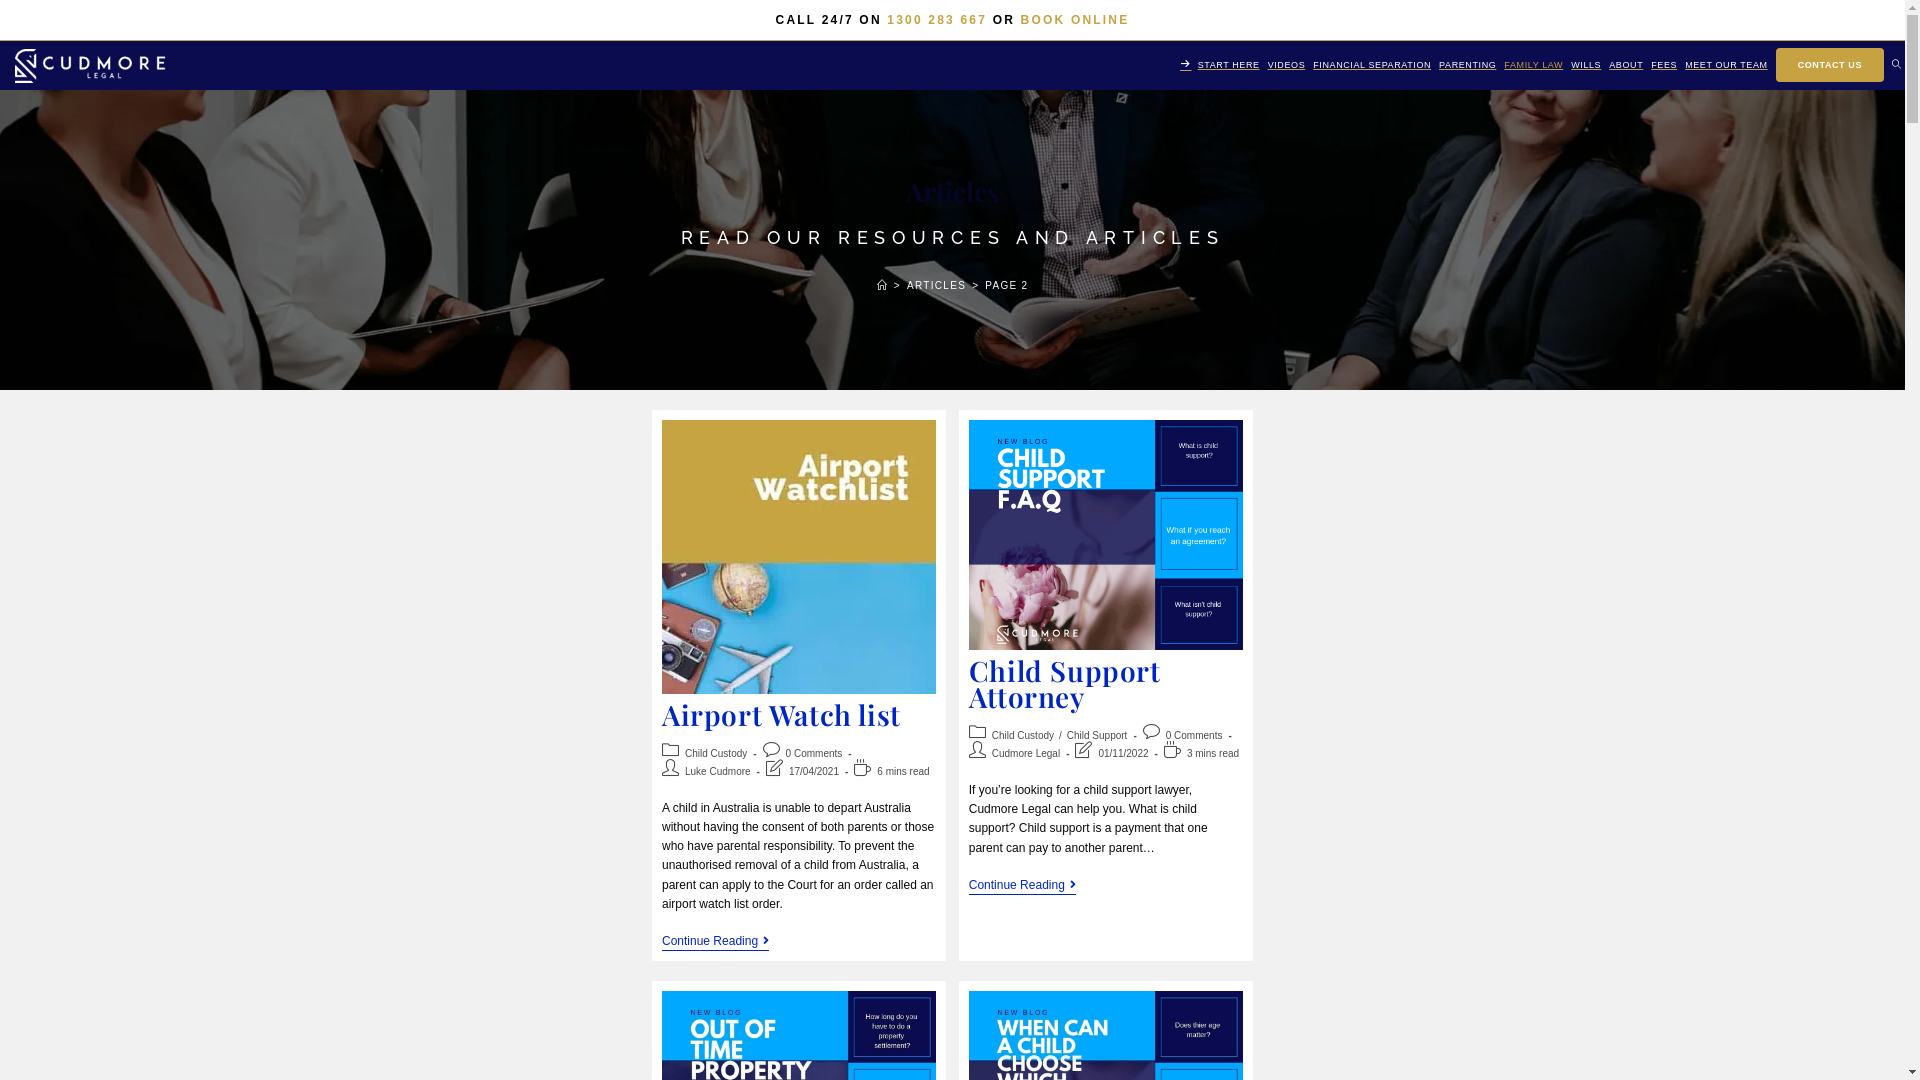 The image size is (1920, 1080). Describe the element at coordinates (1626, 64) in the screenshot. I see `'ABOUT'` at that location.